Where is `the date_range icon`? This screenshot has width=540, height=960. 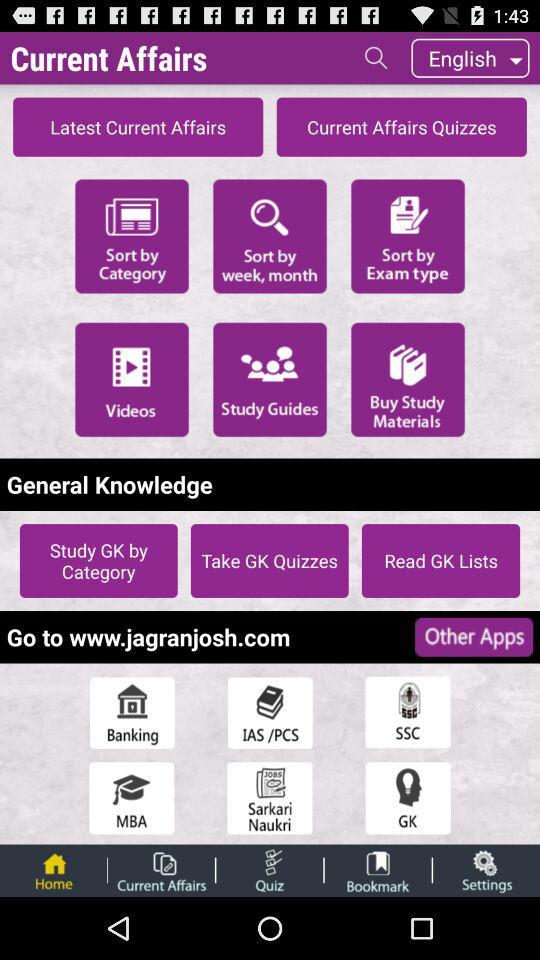 the date_range icon is located at coordinates (270, 853).